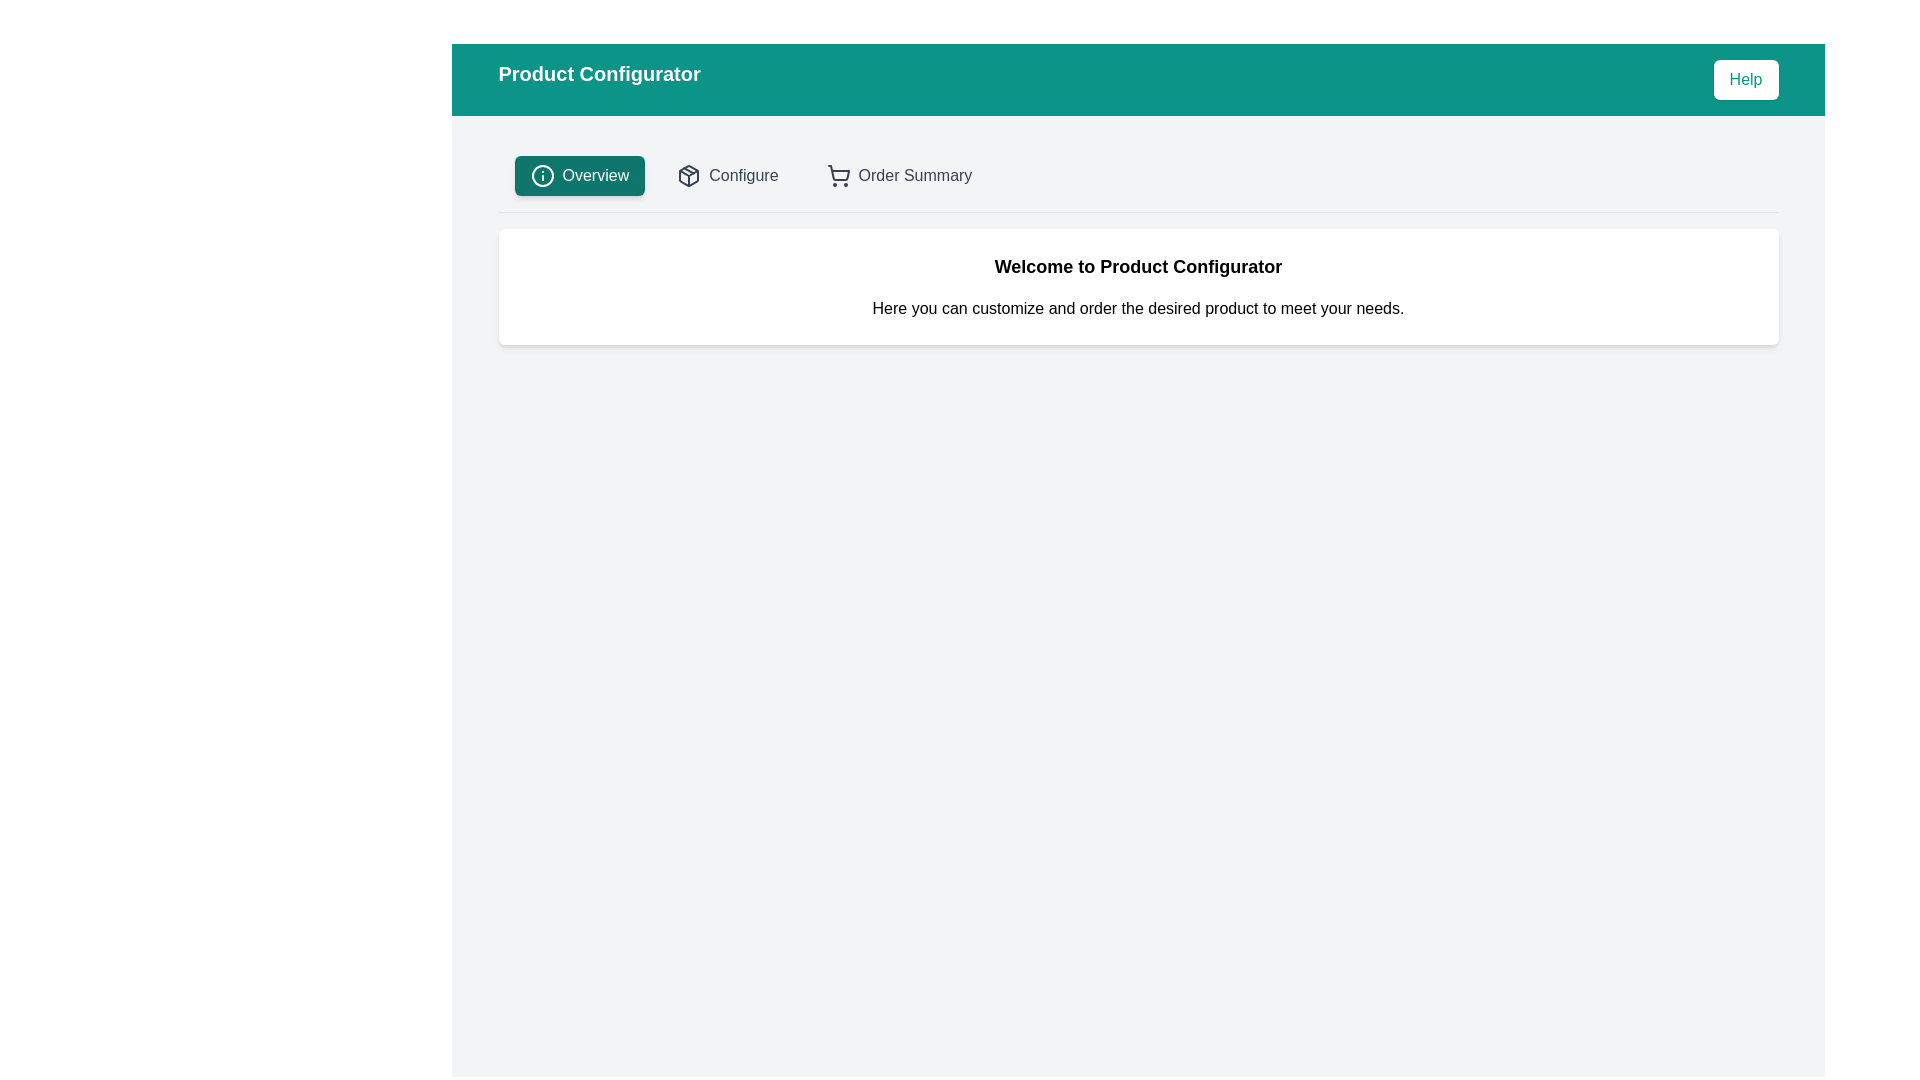  Describe the element at coordinates (598, 79) in the screenshot. I see `the bolded text label reading 'Product Configurator' which is styled with a large font size and white color on a teal background, located at the top left of the interface` at that location.